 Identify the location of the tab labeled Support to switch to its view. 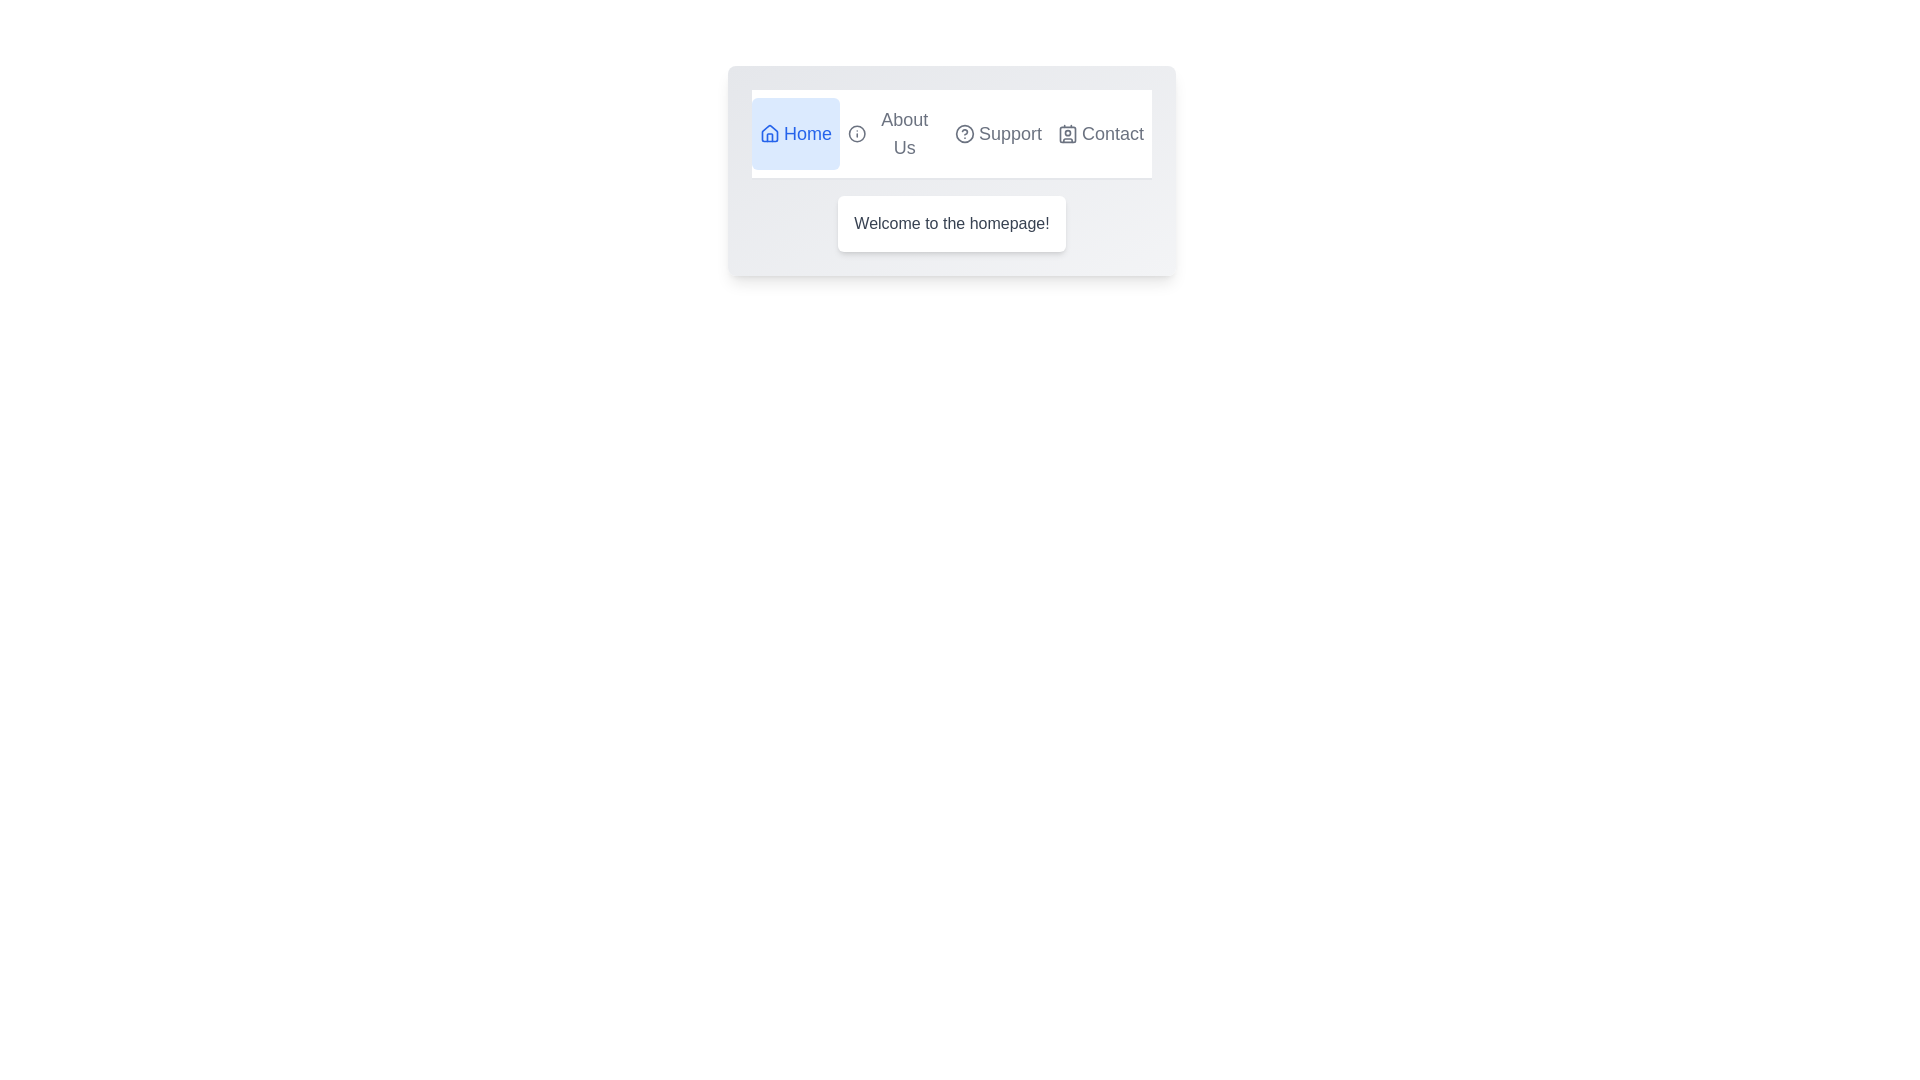
(998, 134).